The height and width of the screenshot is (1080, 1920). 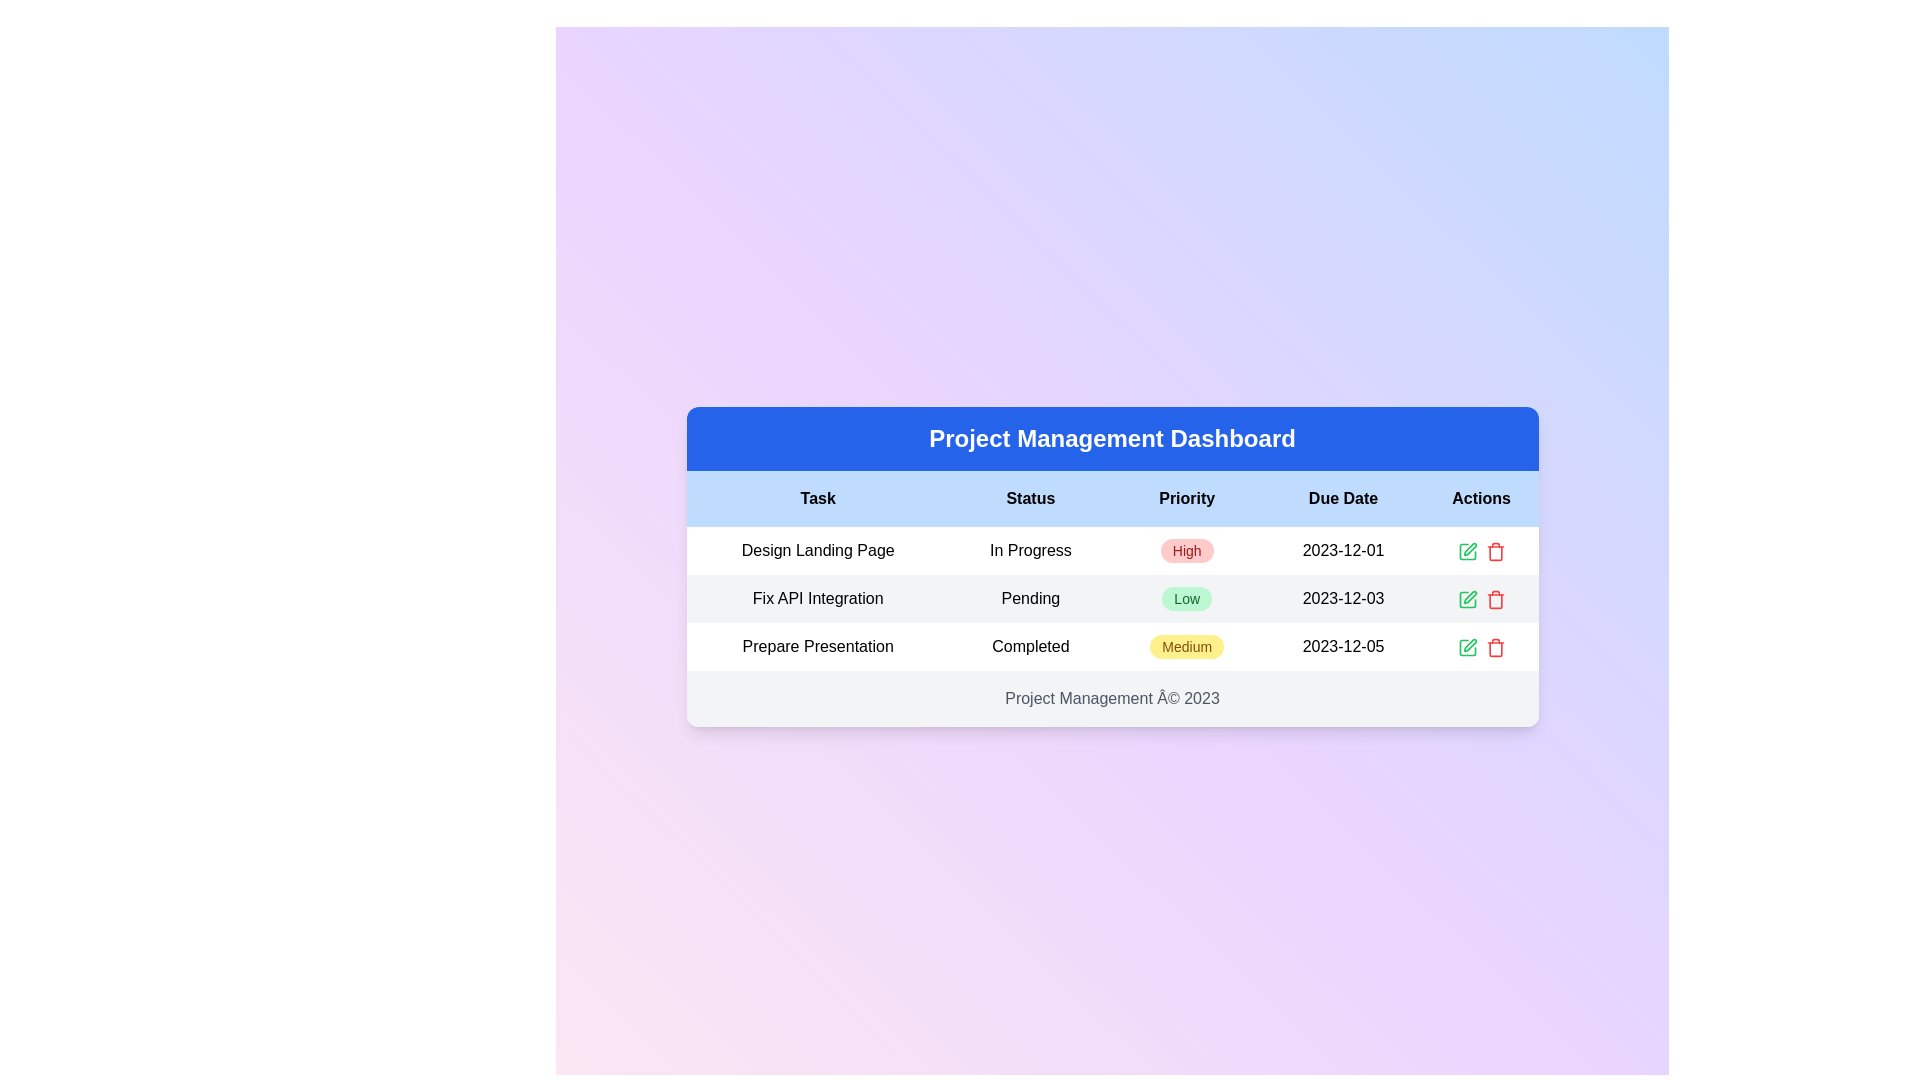 I want to click on the 'High' priority label in the third column of the 'Project Management Dashboard' table for the task 'Design Landing Page', so click(x=1187, y=551).